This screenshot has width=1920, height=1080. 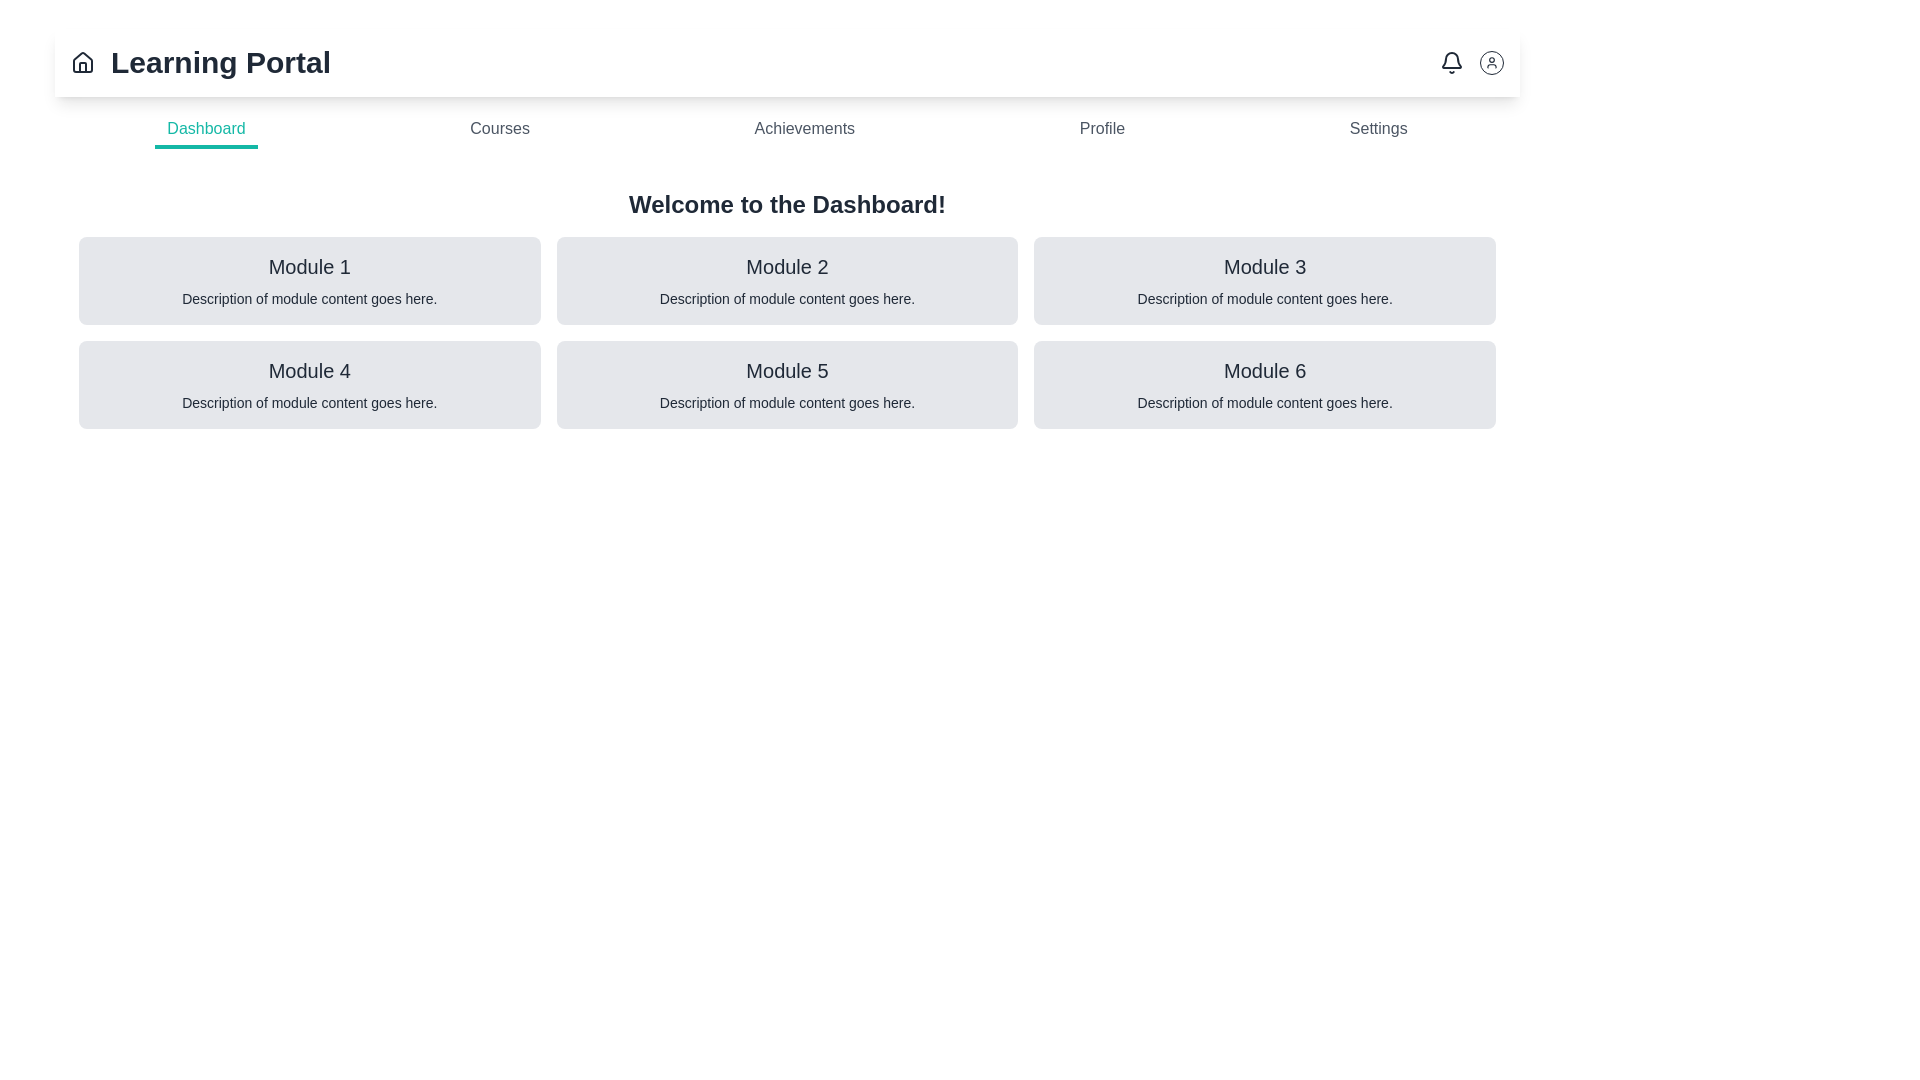 I want to click on the Settings button, which is the fifth item in the horizontal navigation menu, so click(x=1377, y=131).